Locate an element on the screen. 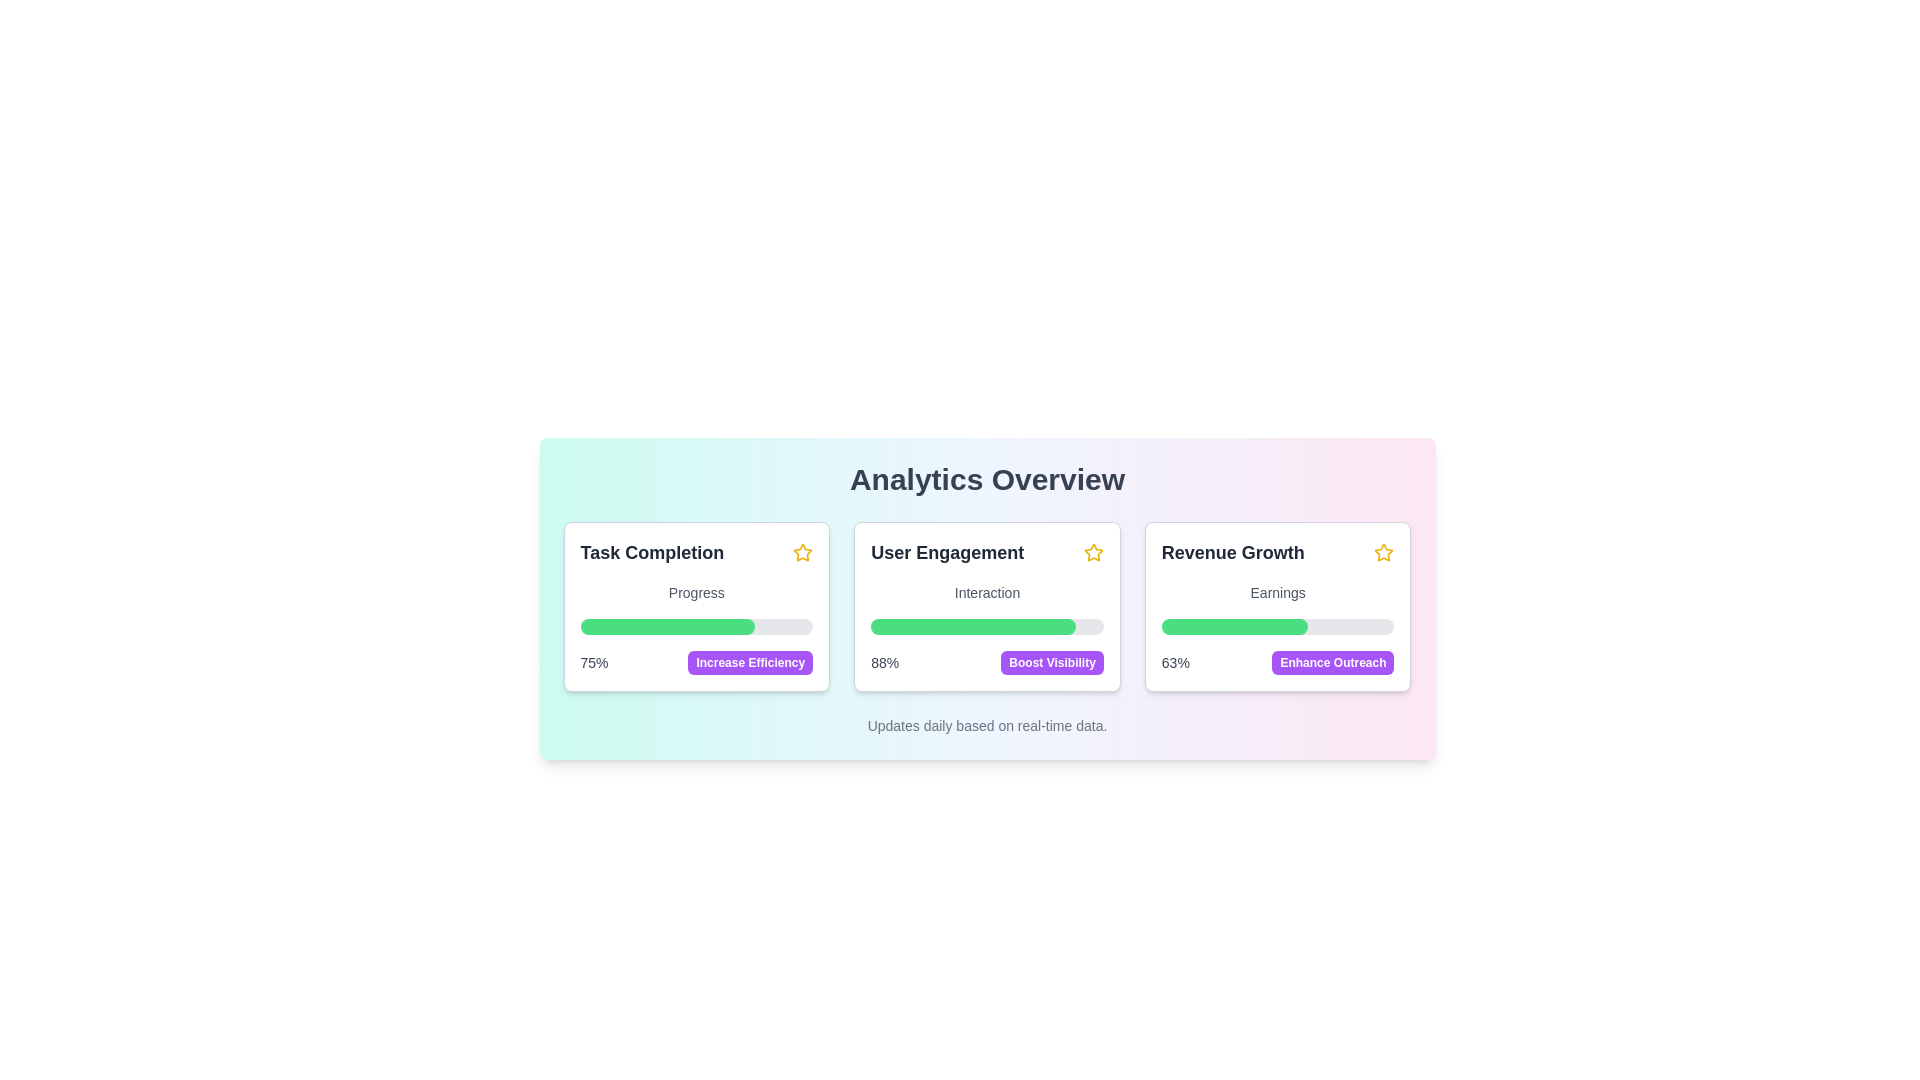 The image size is (1920, 1080). the bold label with the text 'Task Completion', styled with a large font size and a gray tone, located at the leftmost side of the header section of a card is located at coordinates (652, 552).